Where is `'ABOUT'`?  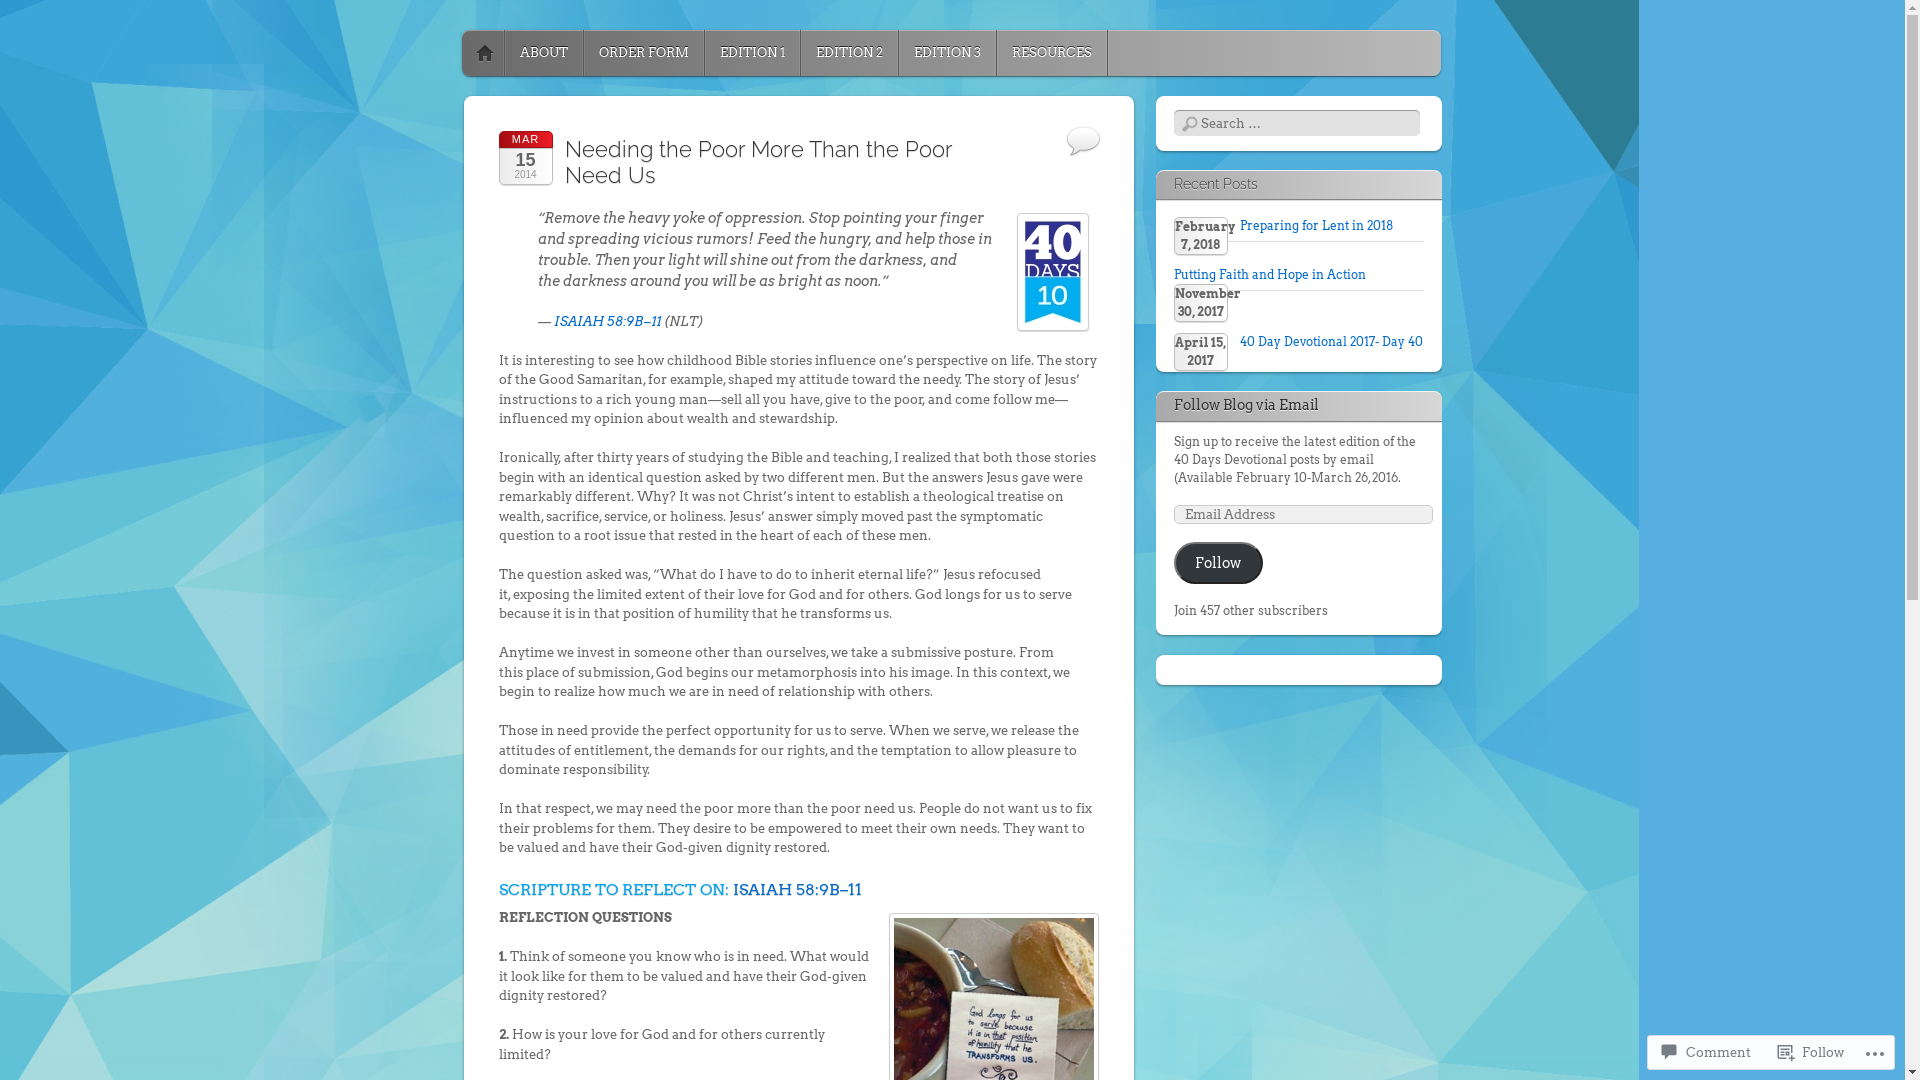
'ABOUT' is located at coordinates (542, 52).